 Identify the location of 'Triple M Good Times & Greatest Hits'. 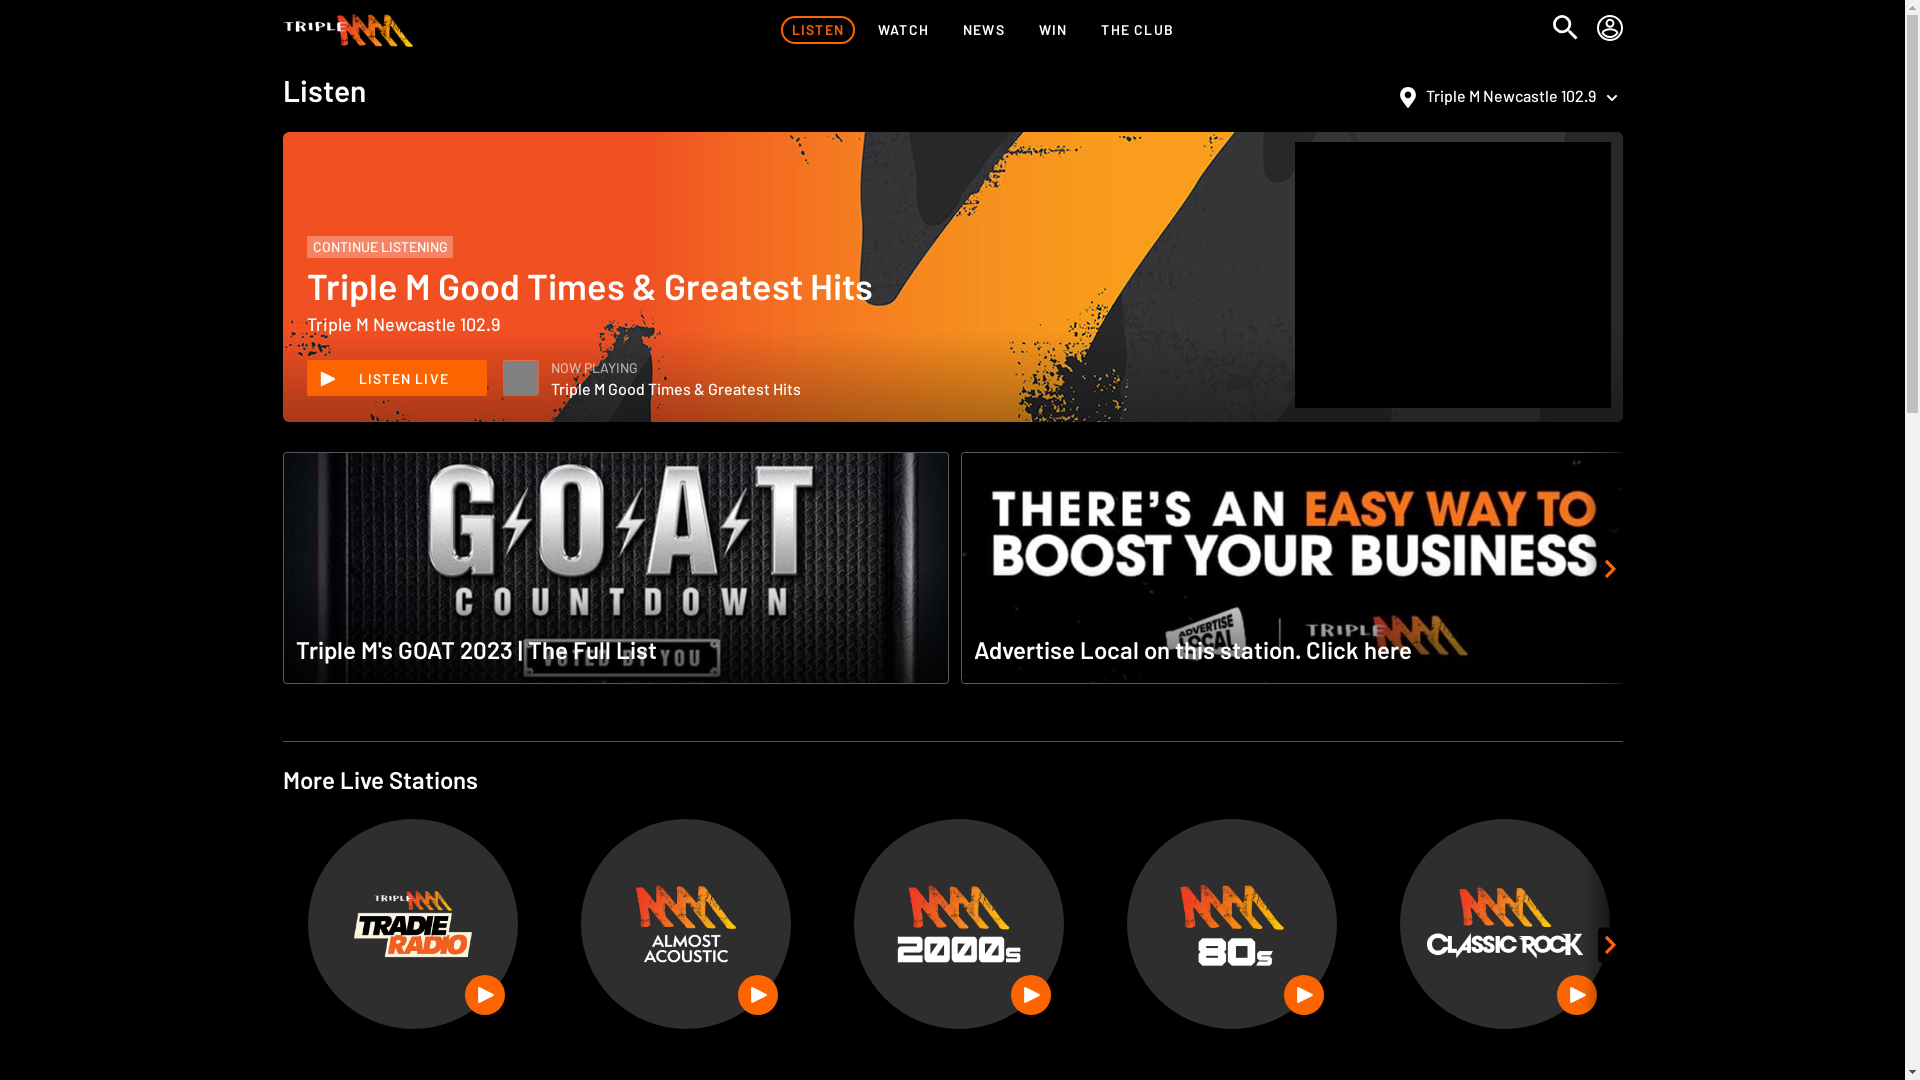
(521, 378).